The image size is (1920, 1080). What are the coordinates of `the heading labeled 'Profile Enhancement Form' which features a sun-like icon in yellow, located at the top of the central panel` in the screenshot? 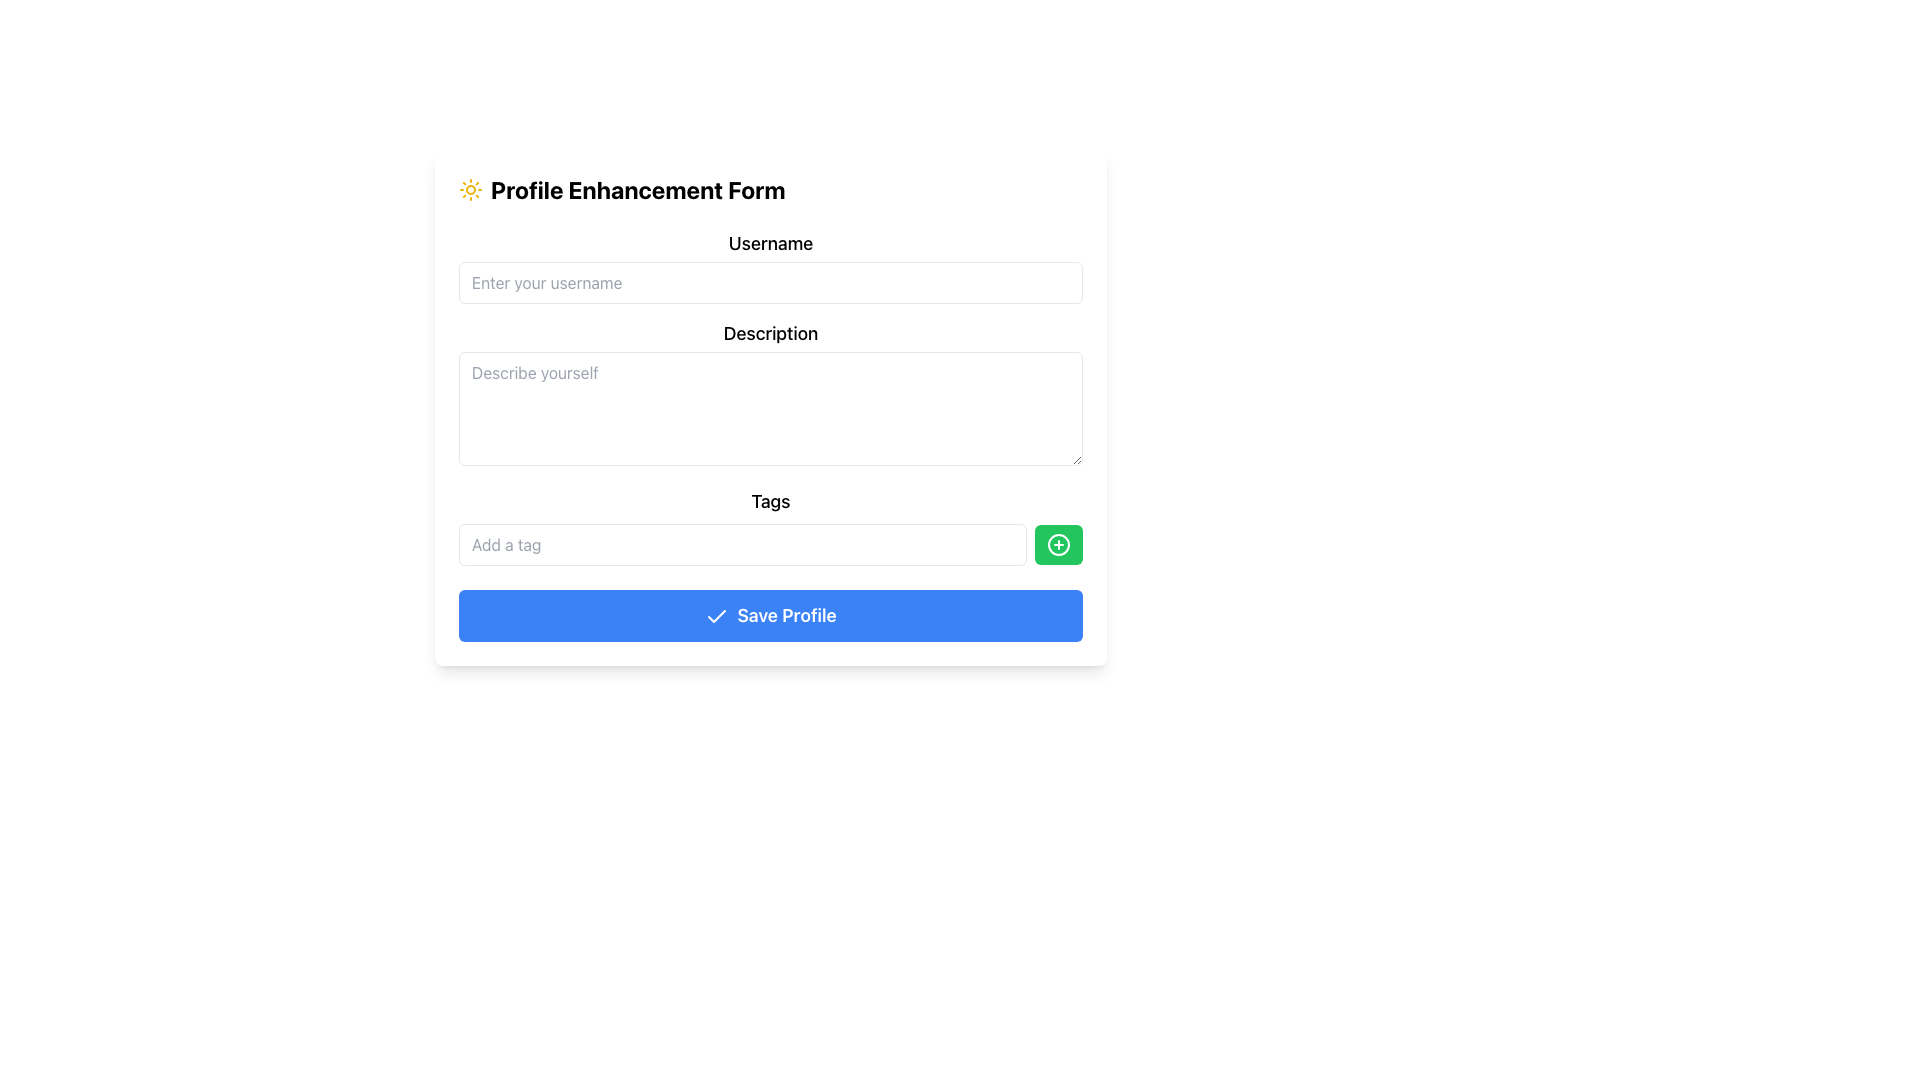 It's located at (770, 189).